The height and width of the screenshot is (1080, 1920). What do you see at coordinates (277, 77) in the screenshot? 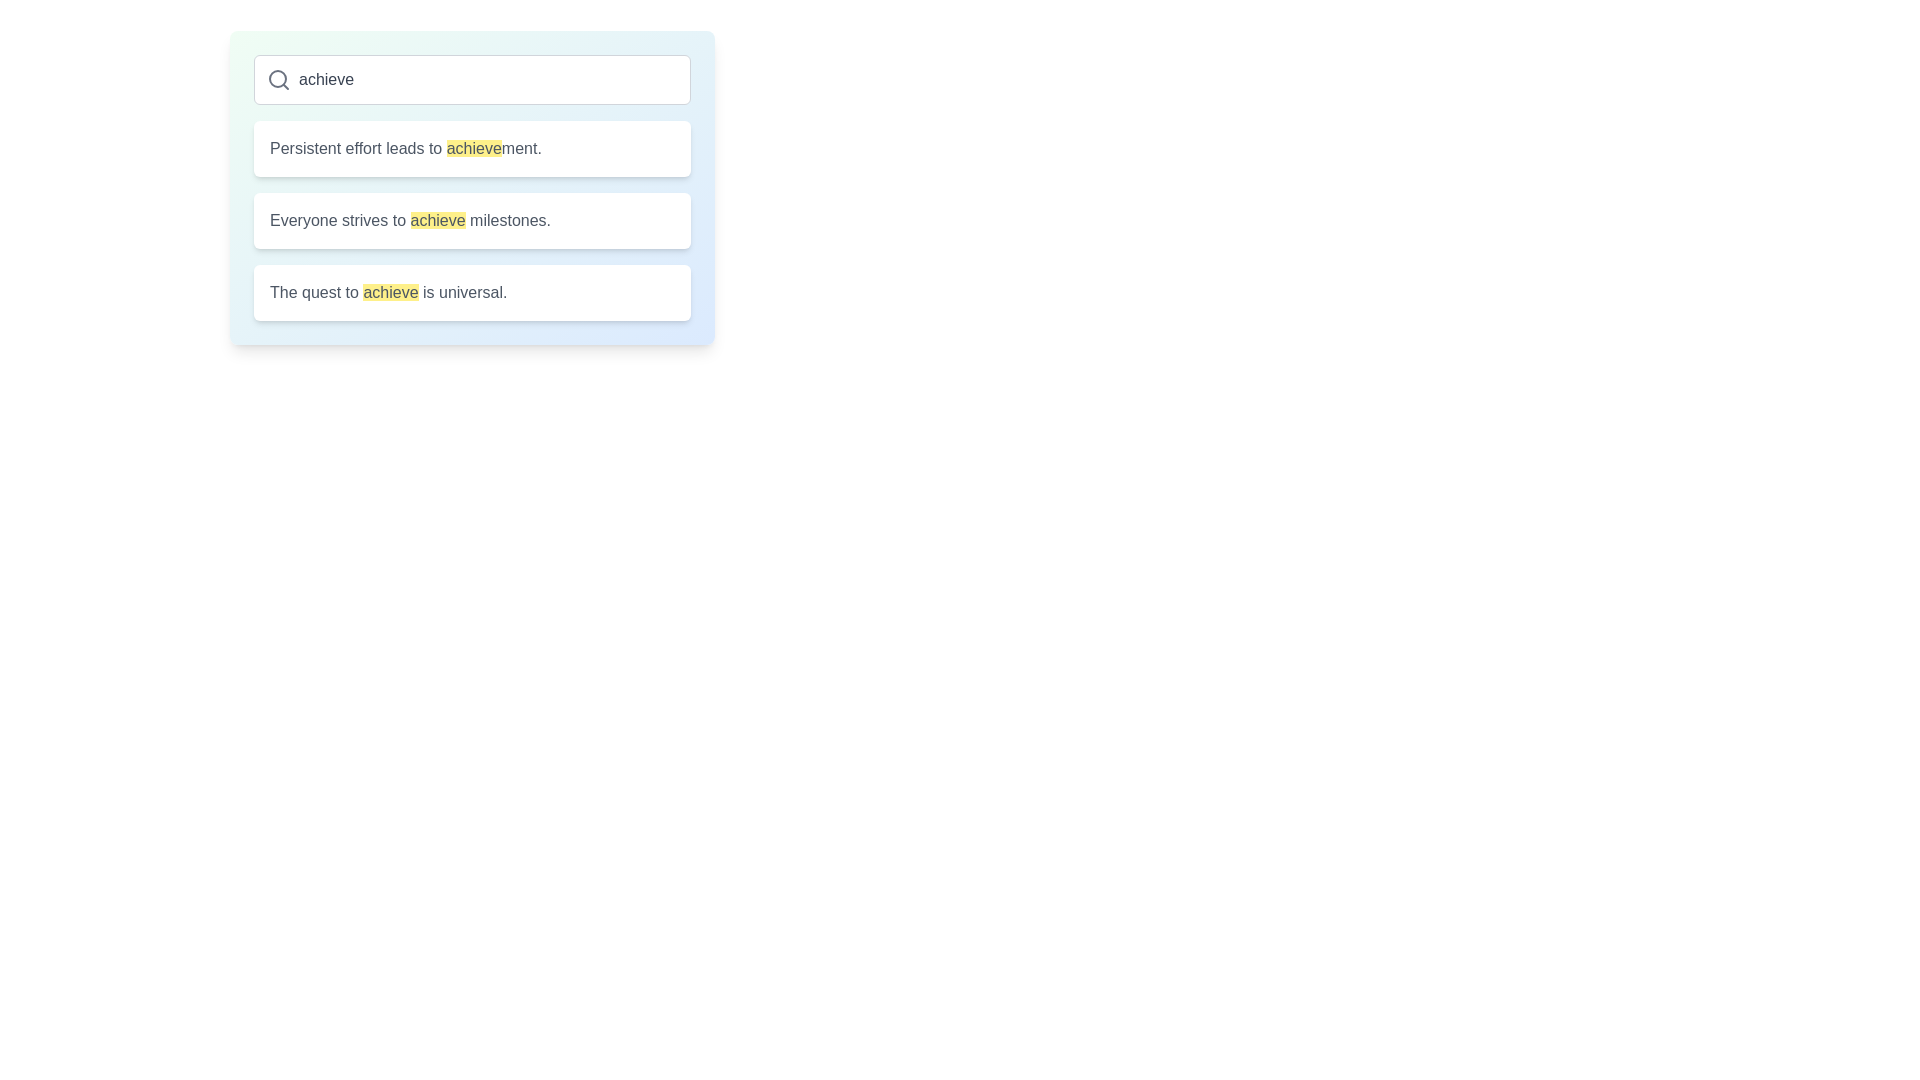
I see `the circular part of the search icon, which is an 8px radius circle located at the left side of the search bar at the top of the interface` at bounding box center [277, 77].